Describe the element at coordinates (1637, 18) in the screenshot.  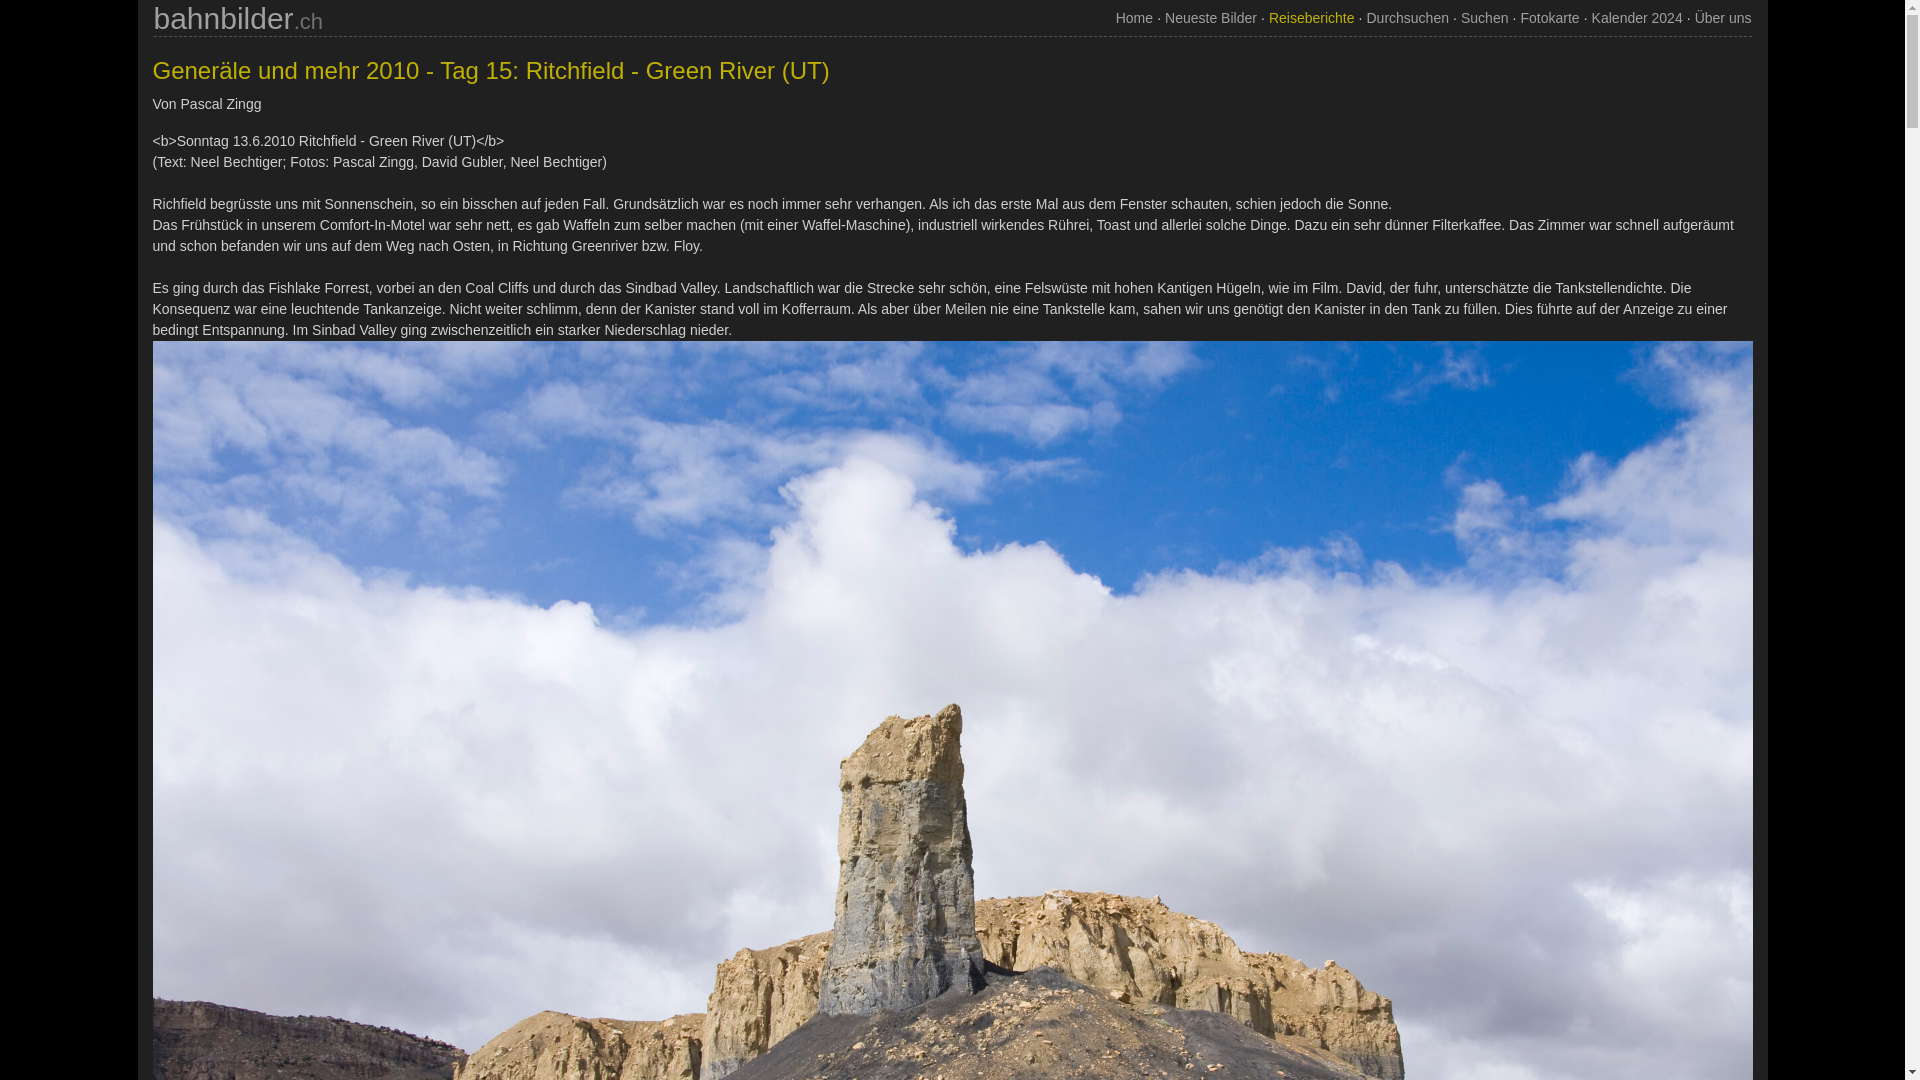
I see `'Kalender 2024'` at that location.